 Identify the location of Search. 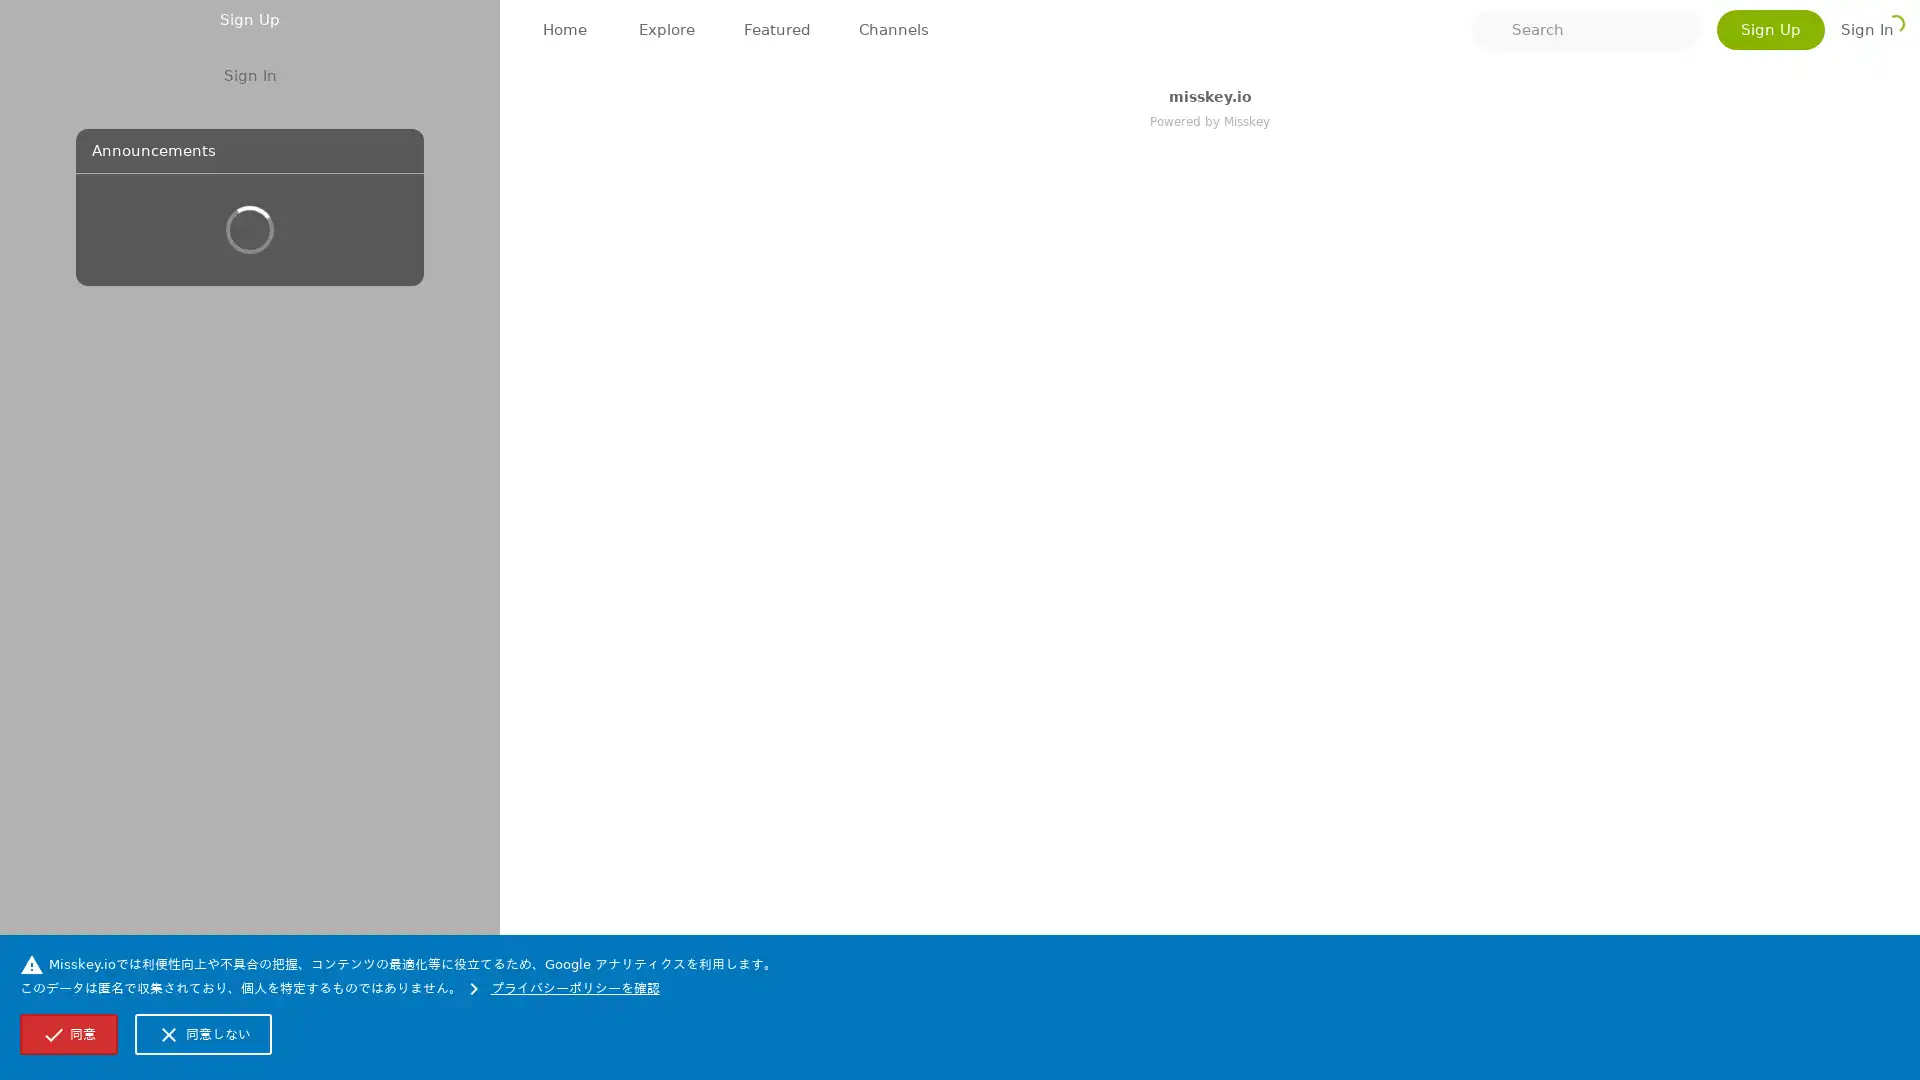
(1584, 30).